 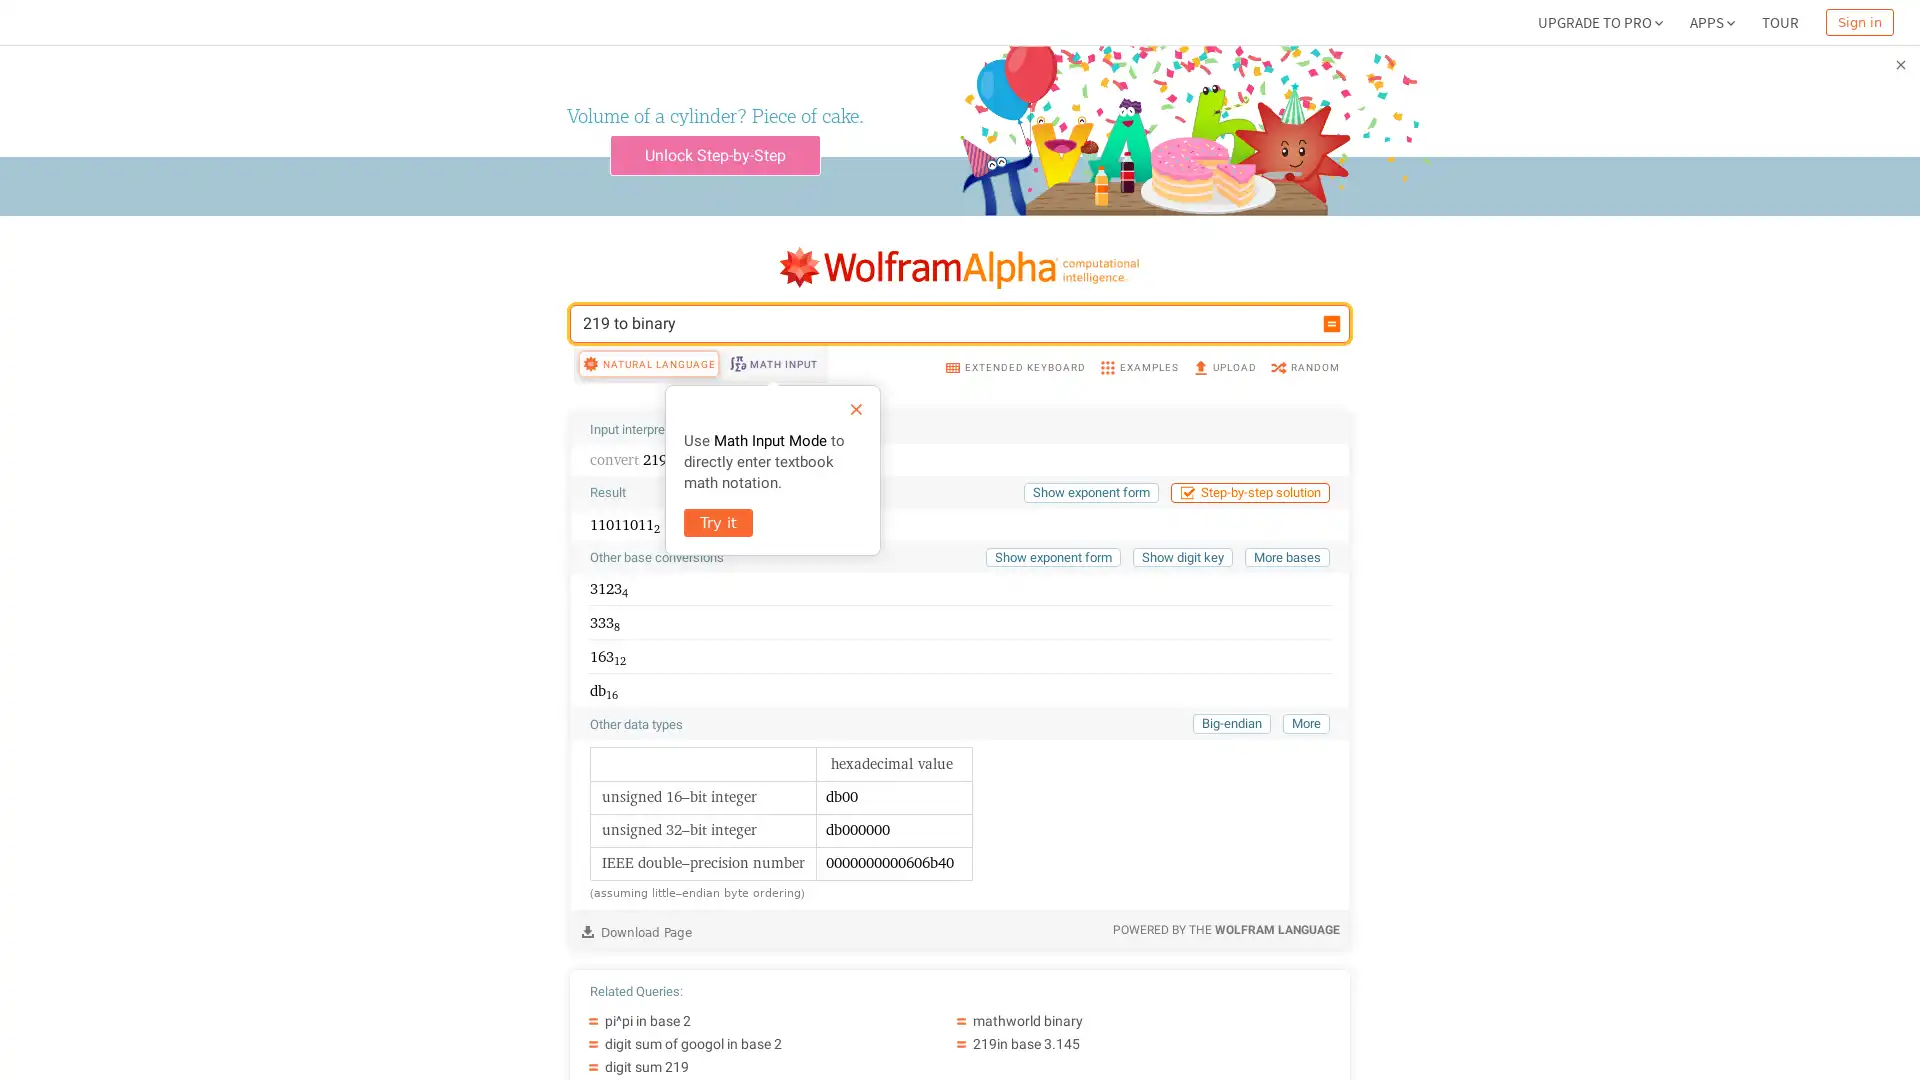 I want to click on Show exponent form, so click(x=1090, y=530).